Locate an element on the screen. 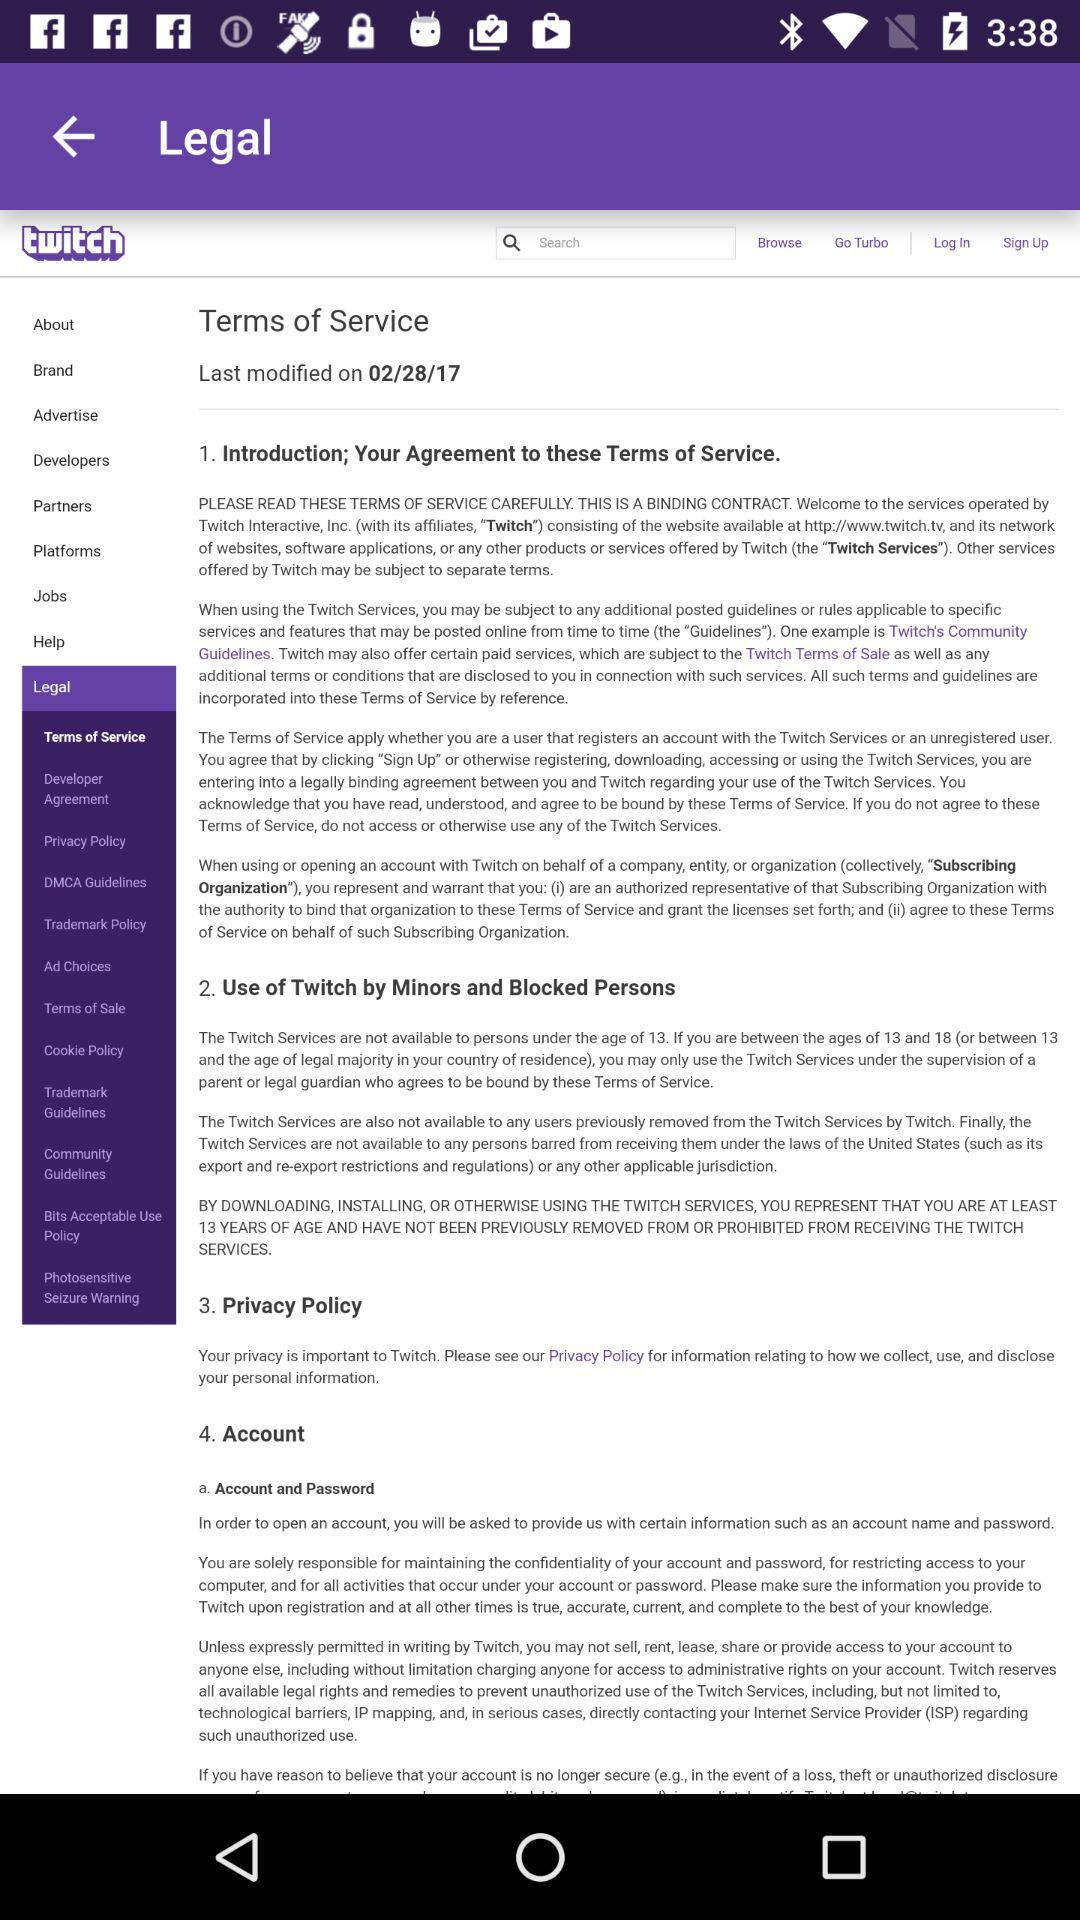 The height and width of the screenshot is (1920, 1080). click article is located at coordinates (540, 1002).